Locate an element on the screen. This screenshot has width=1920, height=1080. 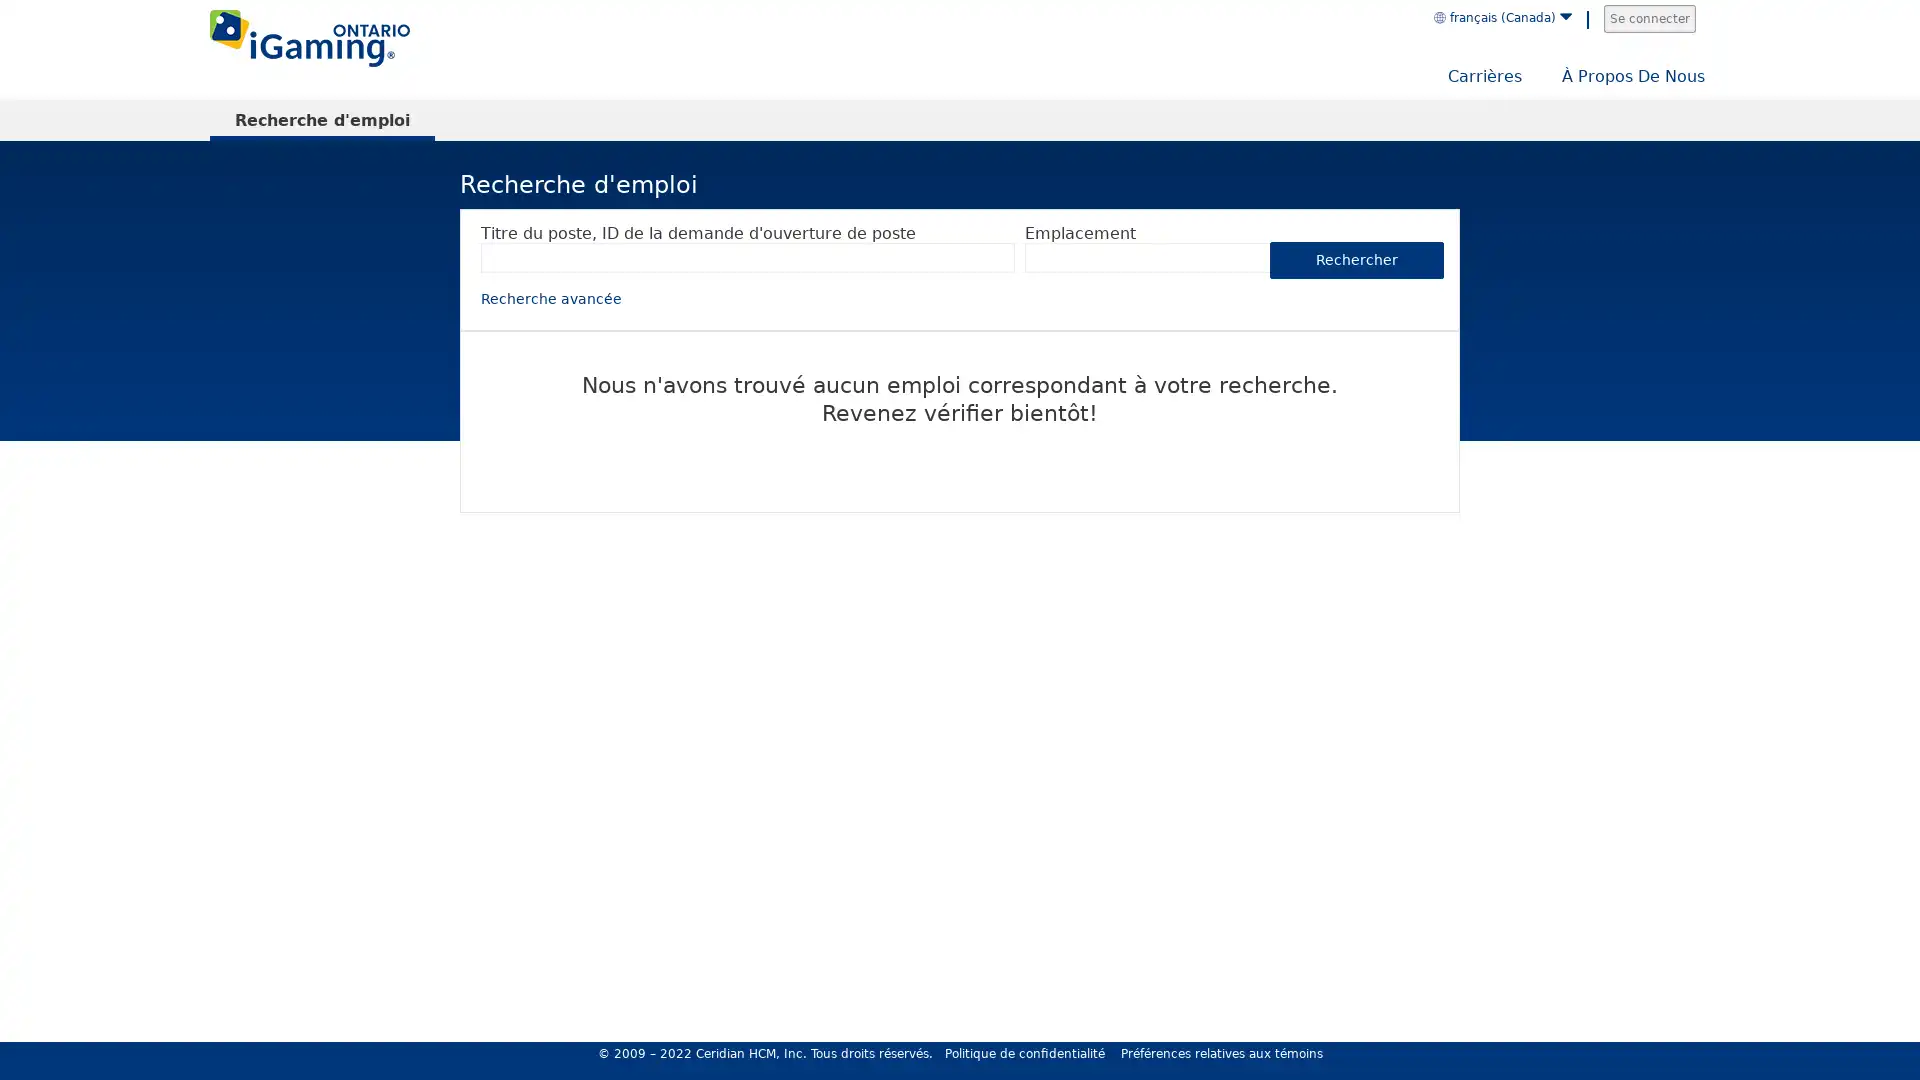
select is located at coordinates (1269, 257).